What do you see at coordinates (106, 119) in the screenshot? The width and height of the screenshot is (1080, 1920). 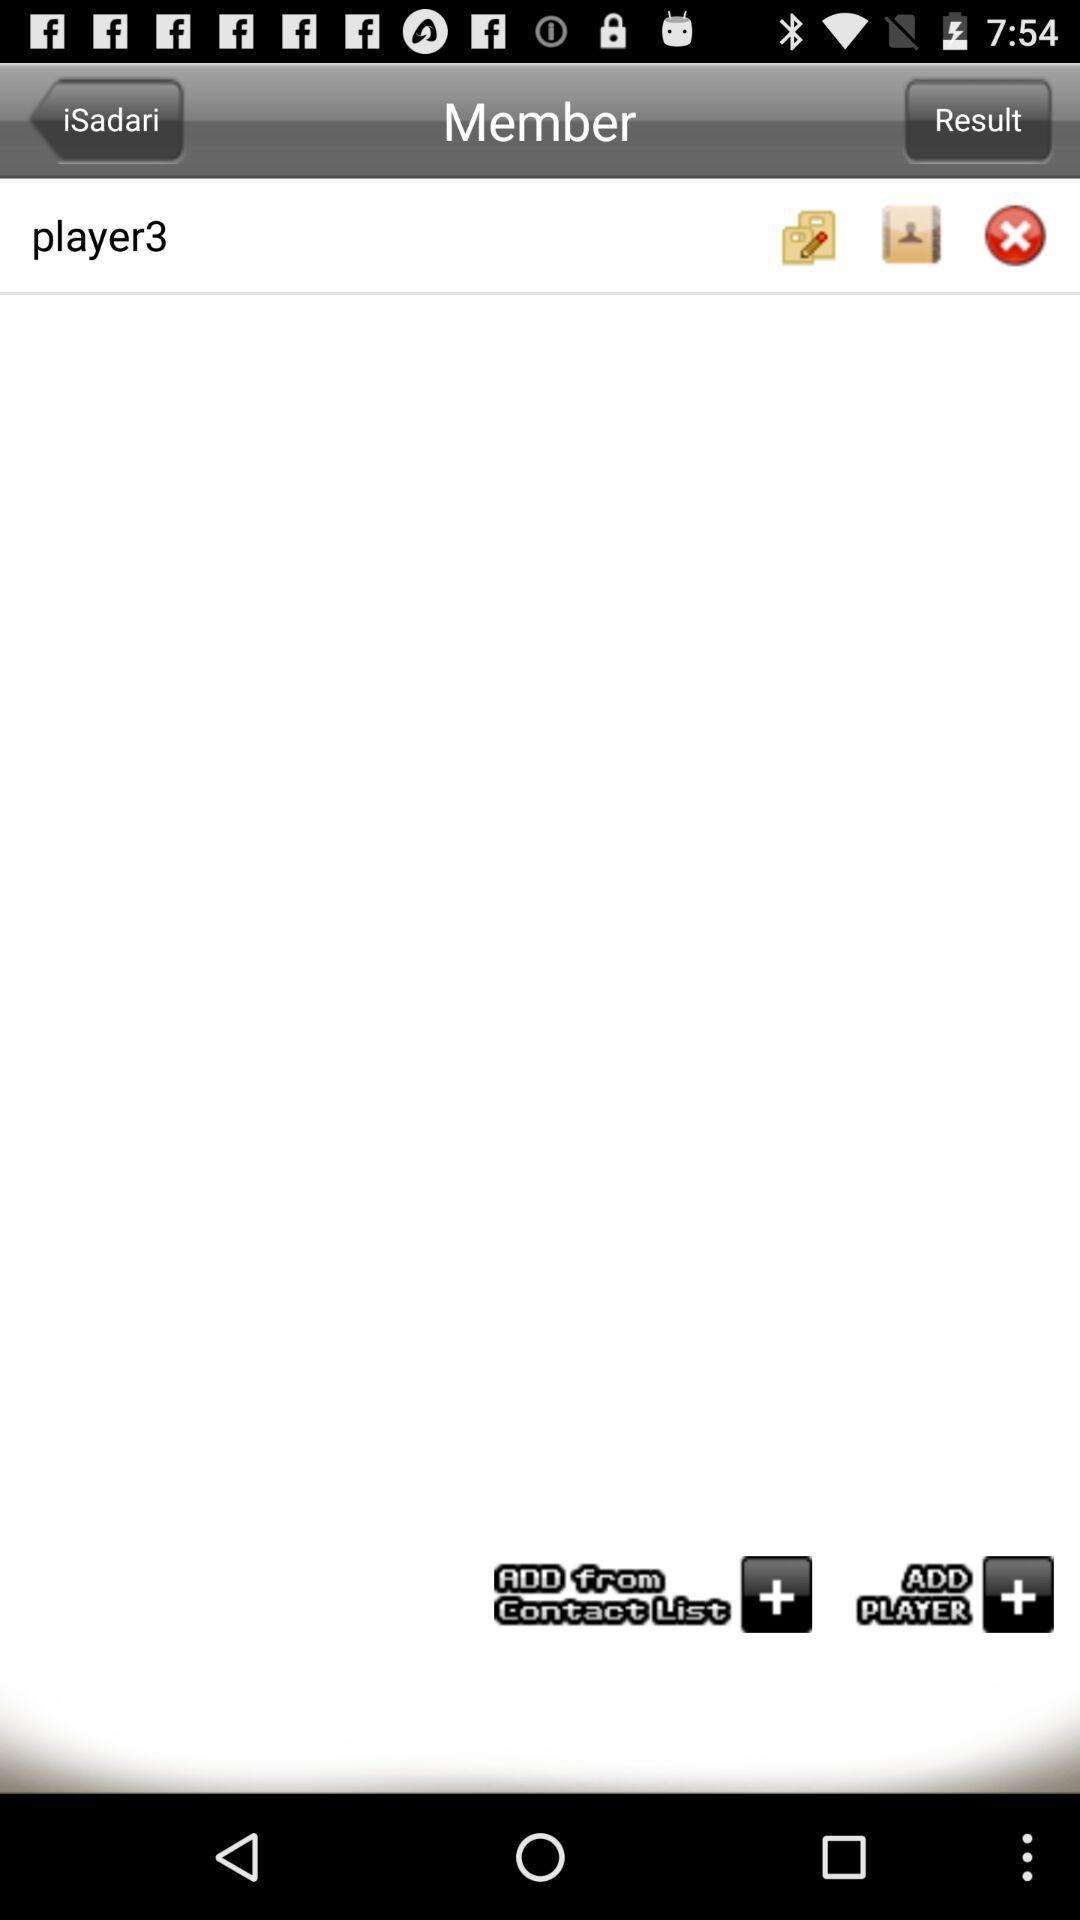 I see `the item at the top left corner` at bounding box center [106, 119].